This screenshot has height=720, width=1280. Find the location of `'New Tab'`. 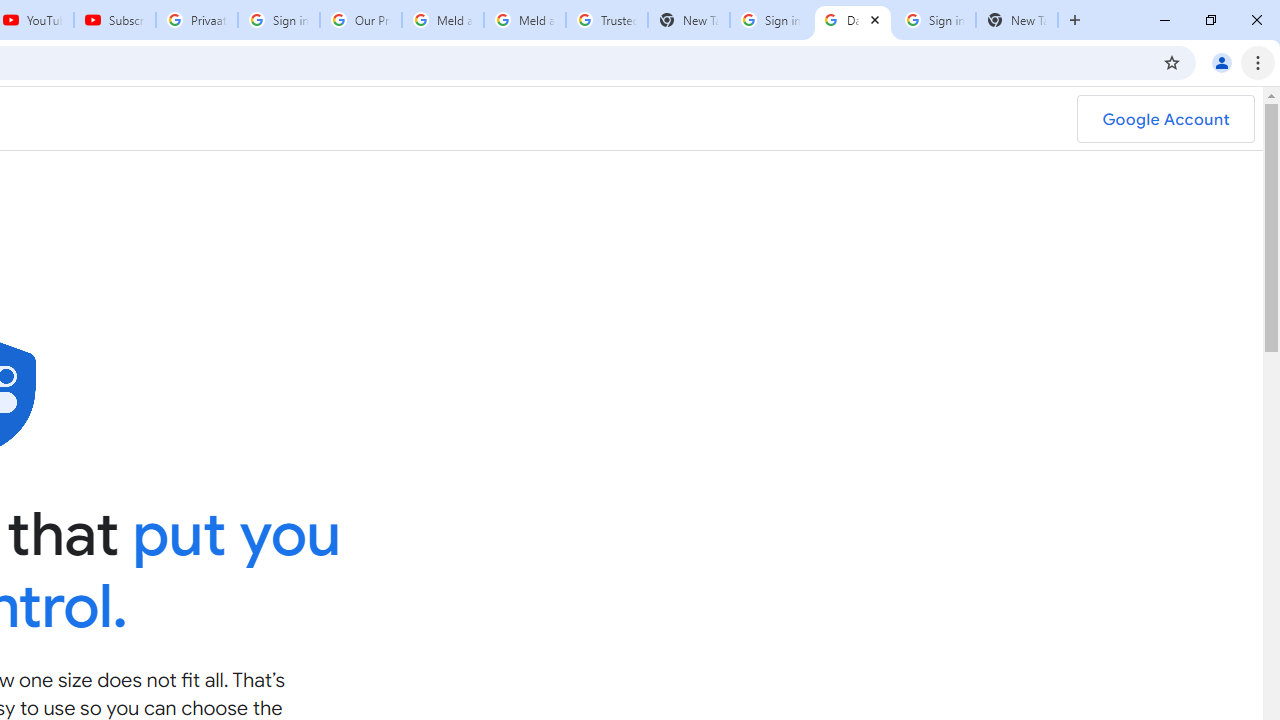

'New Tab' is located at coordinates (1016, 20).